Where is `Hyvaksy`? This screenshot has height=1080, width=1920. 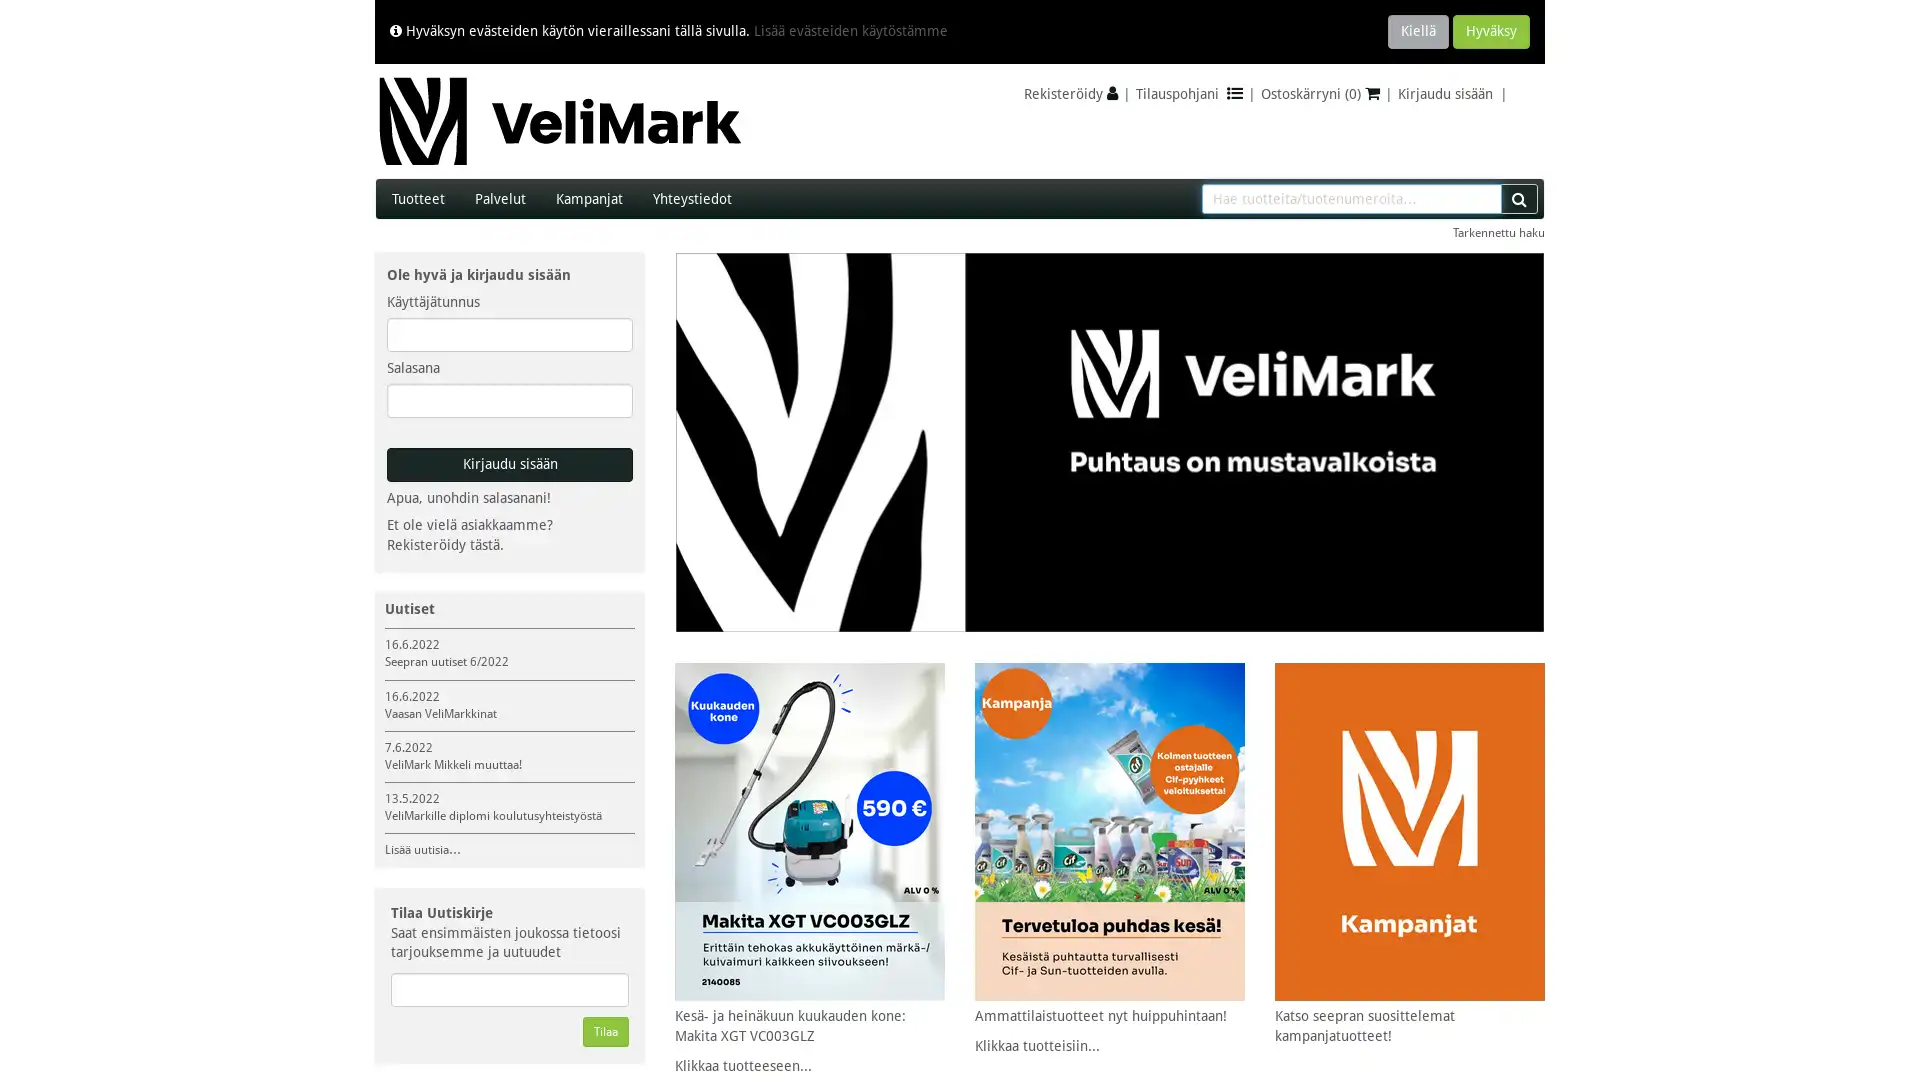
Hyvaksy is located at coordinates (1491, 31).